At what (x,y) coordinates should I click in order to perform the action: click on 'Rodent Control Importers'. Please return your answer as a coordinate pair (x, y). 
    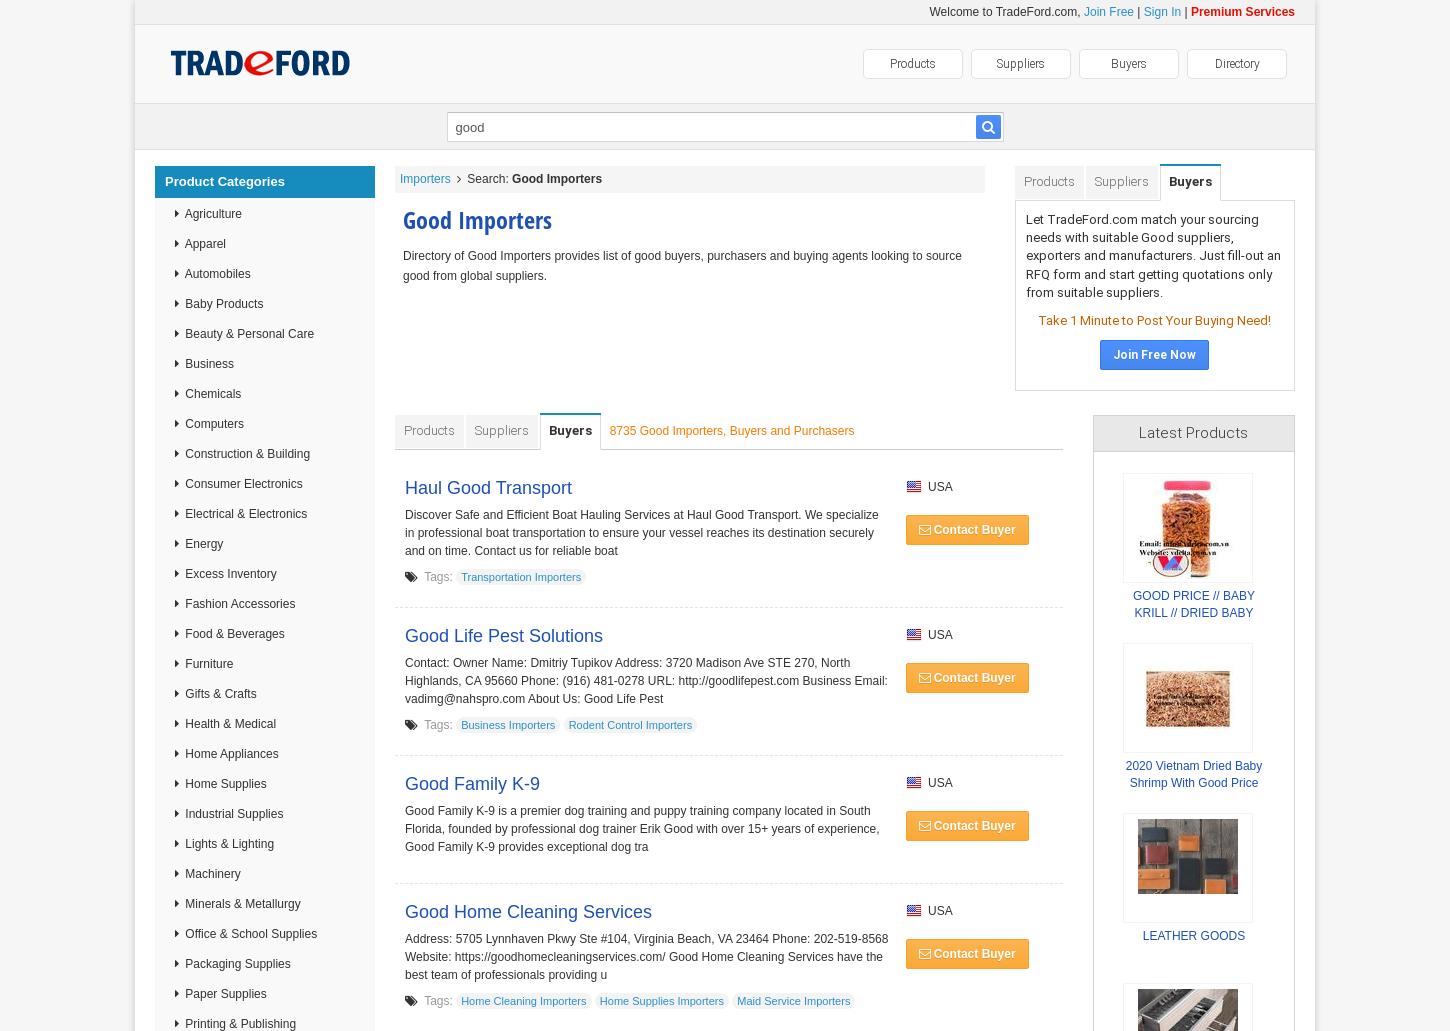
    Looking at the image, I should click on (567, 723).